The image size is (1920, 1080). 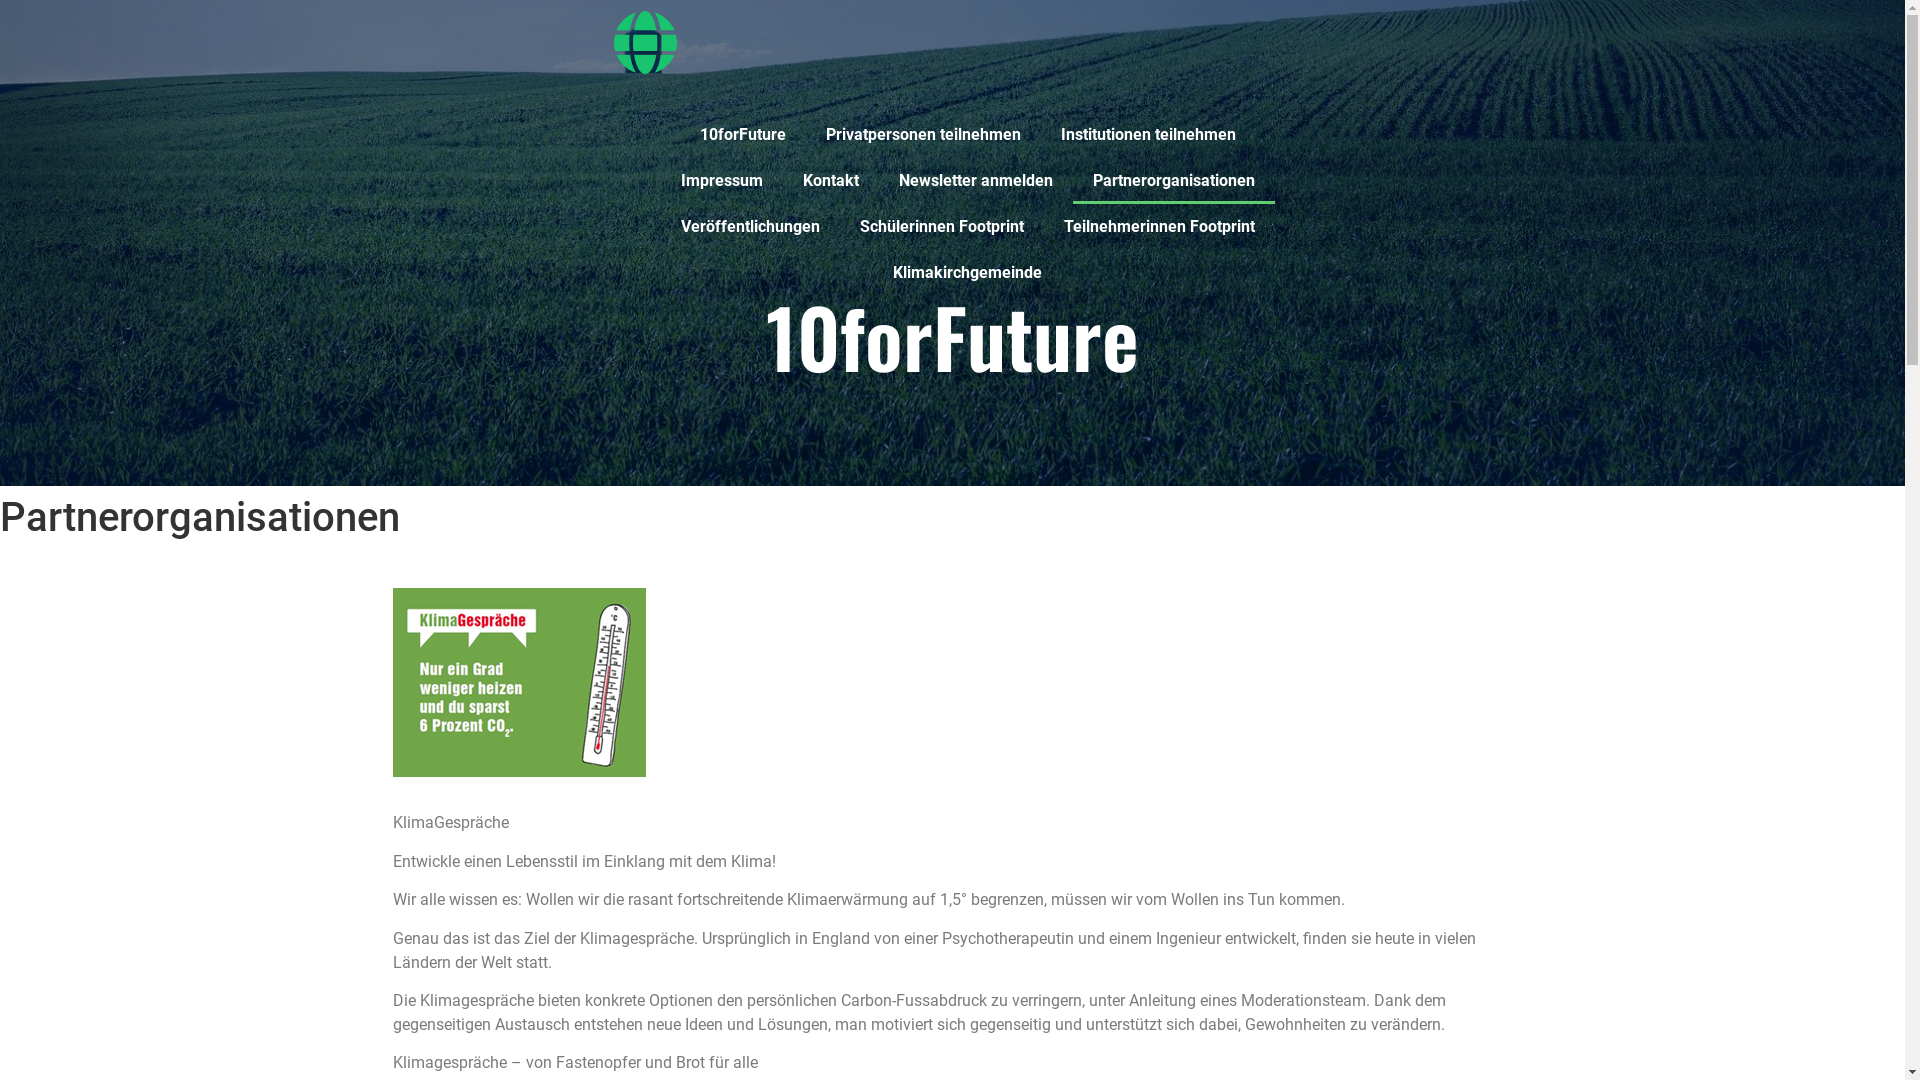 What do you see at coordinates (974, 181) in the screenshot?
I see `'Newsletter anmelden'` at bounding box center [974, 181].